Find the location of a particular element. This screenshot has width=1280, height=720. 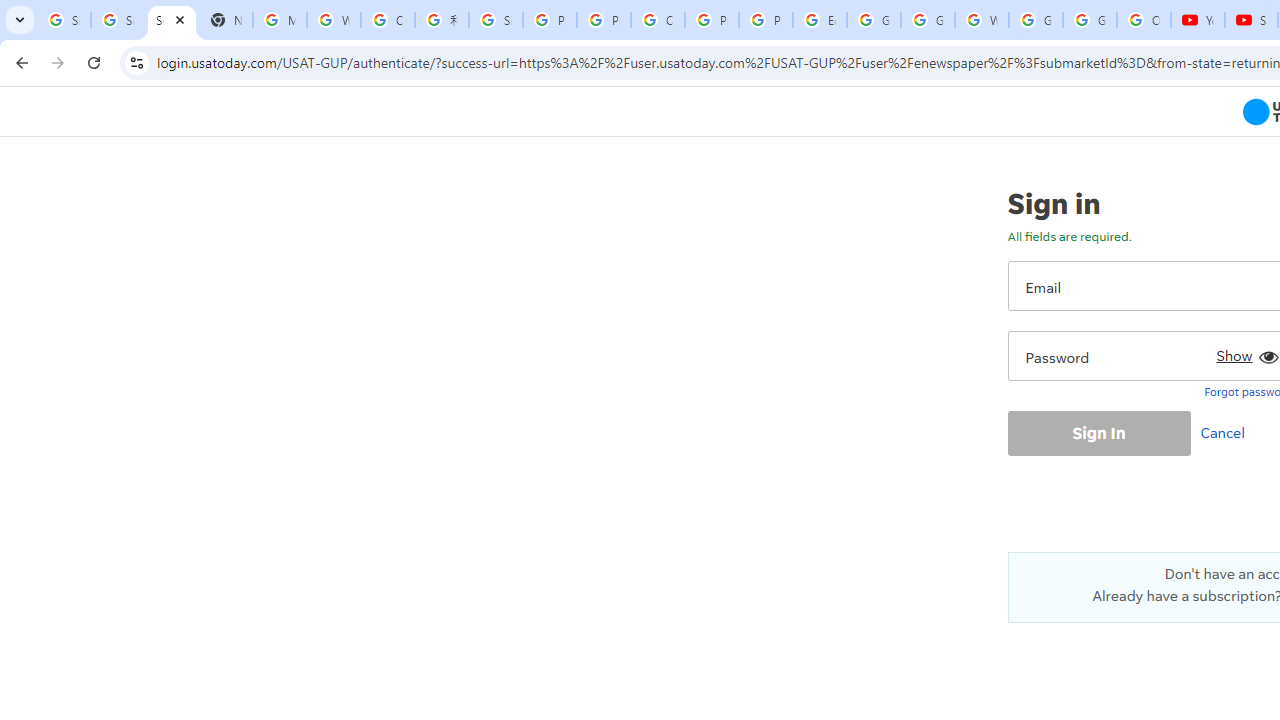

'Sign In' is located at coordinates (1097, 431).